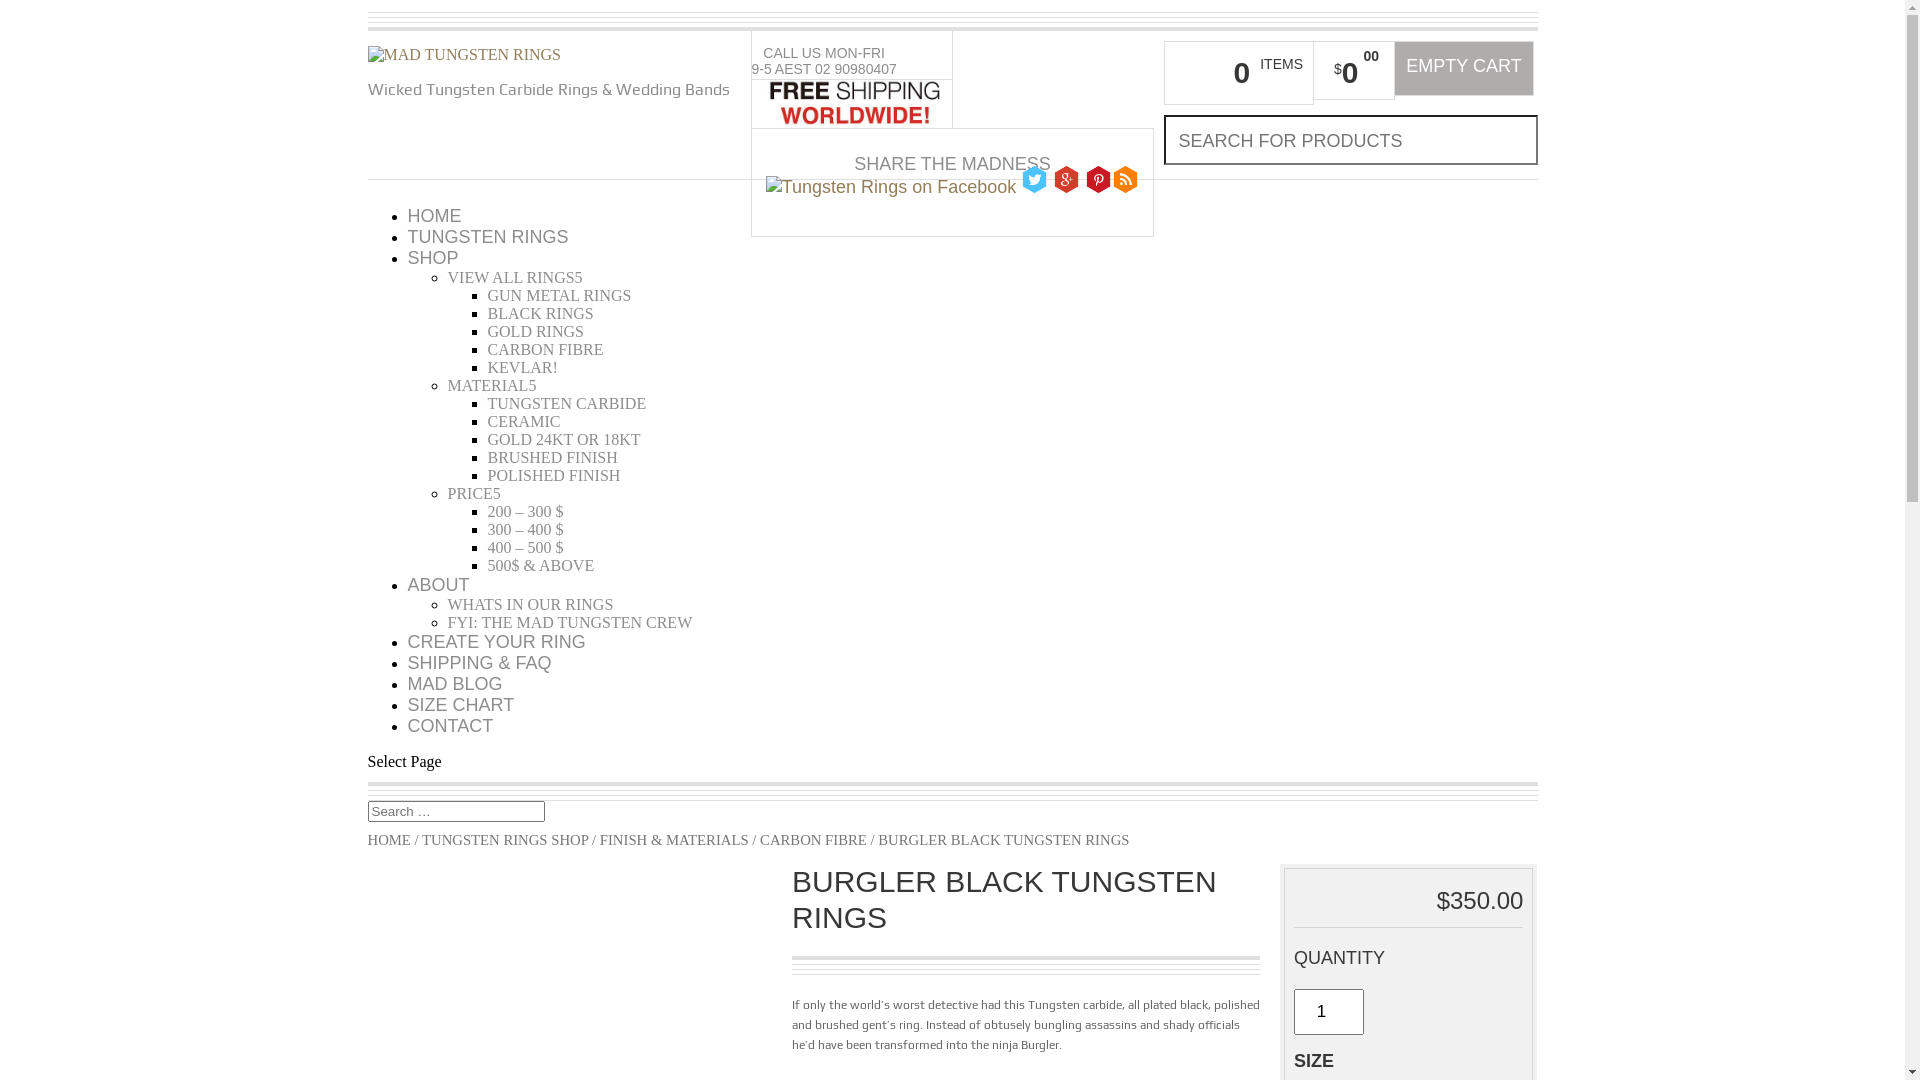  What do you see at coordinates (434, 216) in the screenshot?
I see `'HOME'` at bounding box center [434, 216].